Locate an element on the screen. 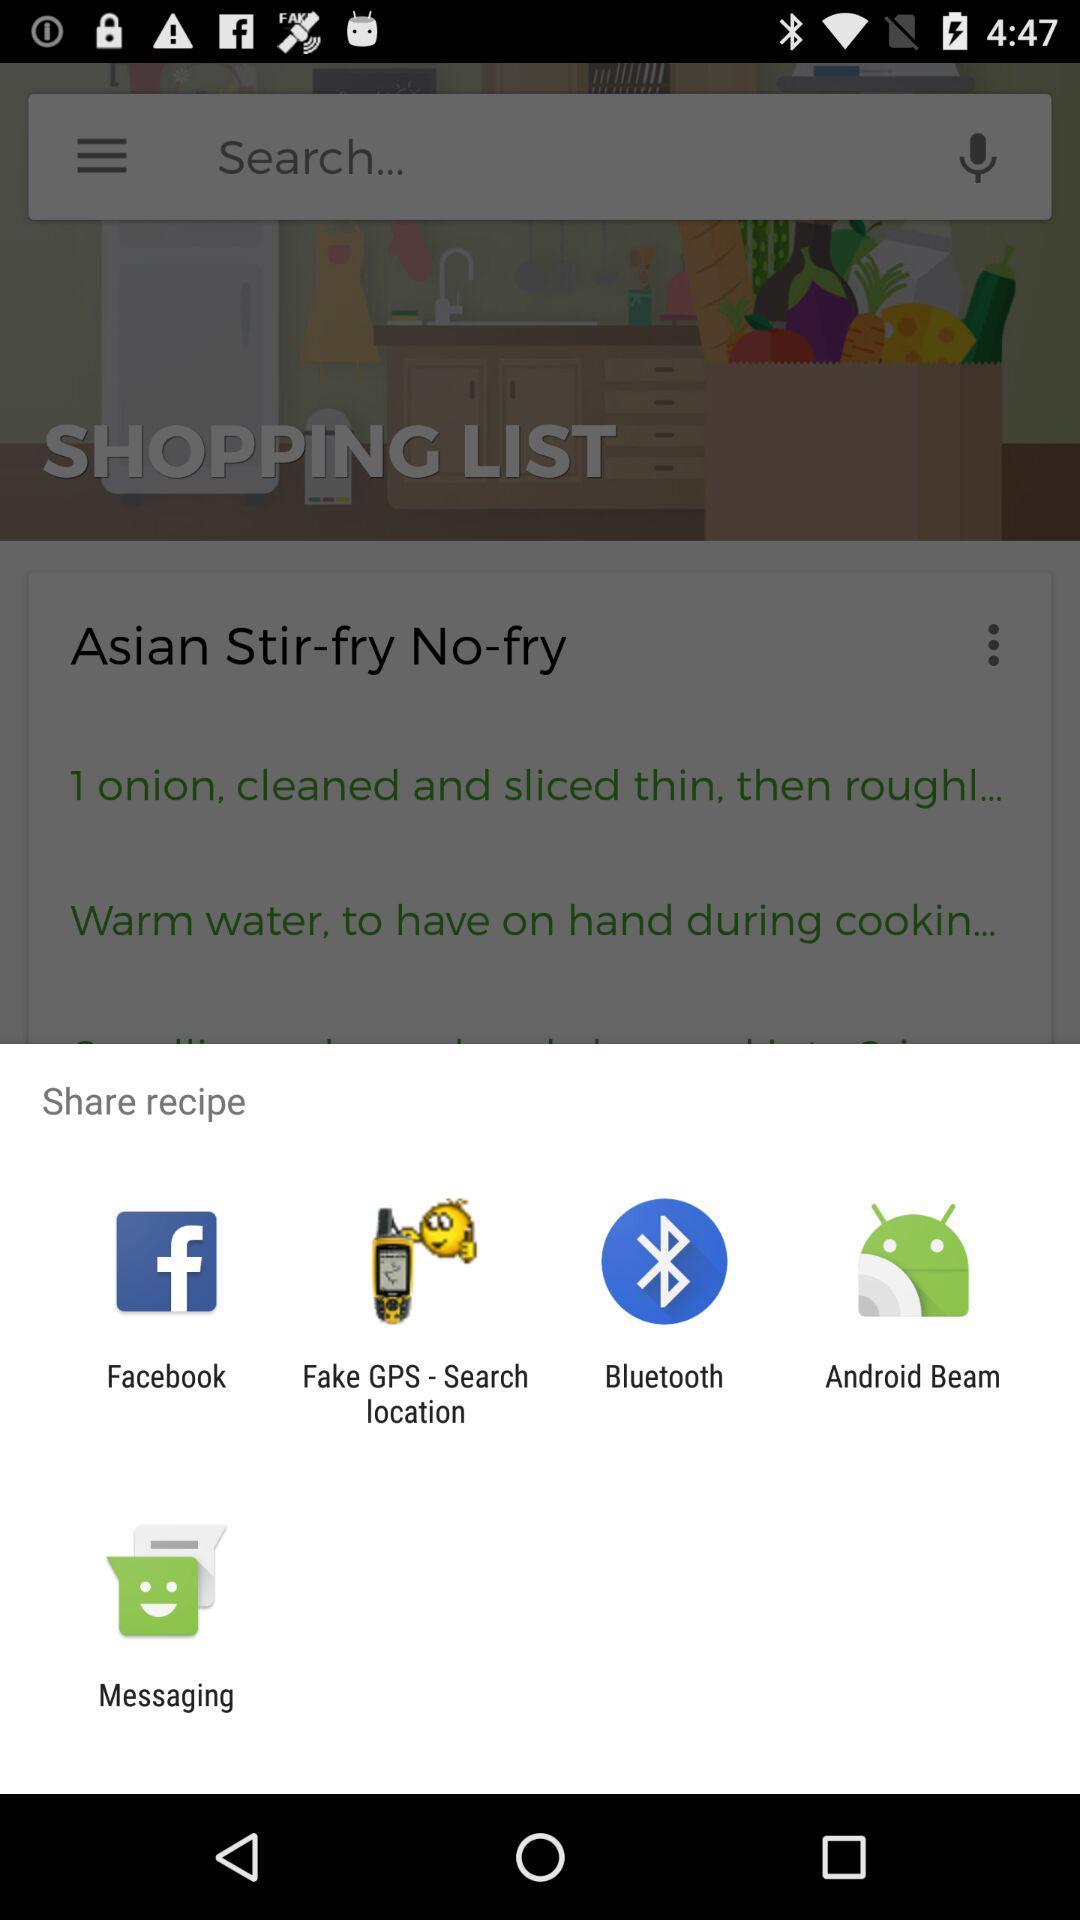 The height and width of the screenshot is (1920, 1080). the icon to the left of the bluetooth is located at coordinates (414, 1392).